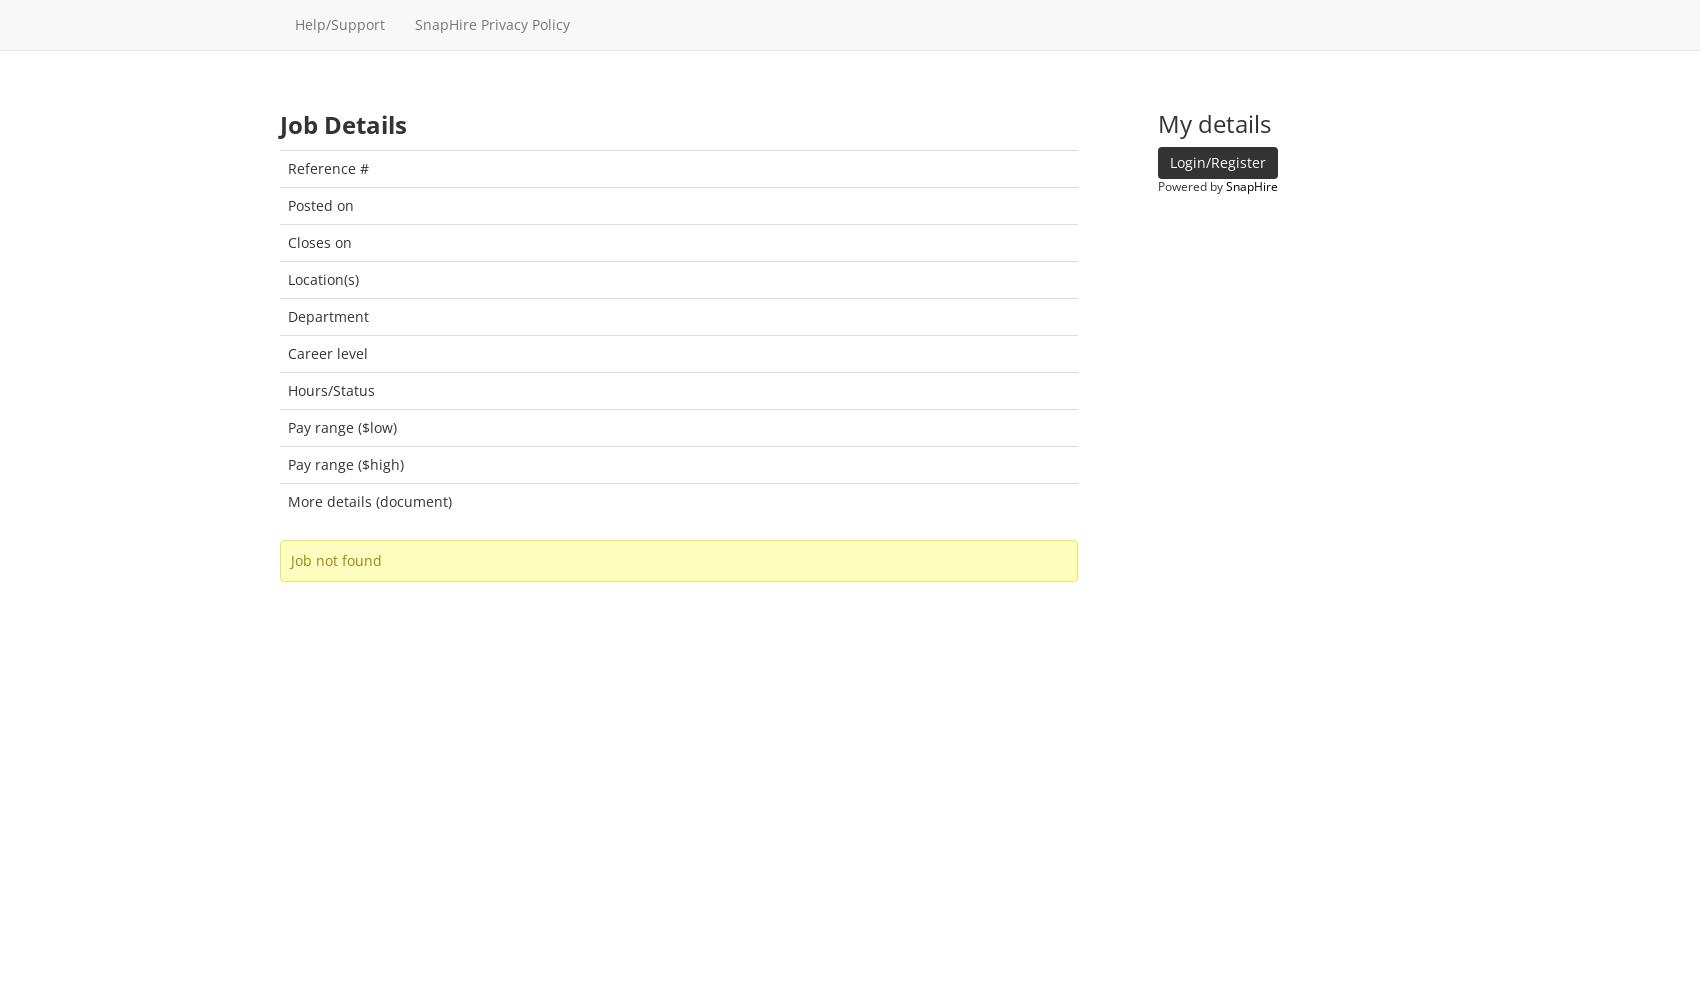 The height and width of the screenshot is (1000, 1700). What do you see at coordinates (287, 351) in the screenshot?
I see `'Career level'` at bounding box center [287, 351].